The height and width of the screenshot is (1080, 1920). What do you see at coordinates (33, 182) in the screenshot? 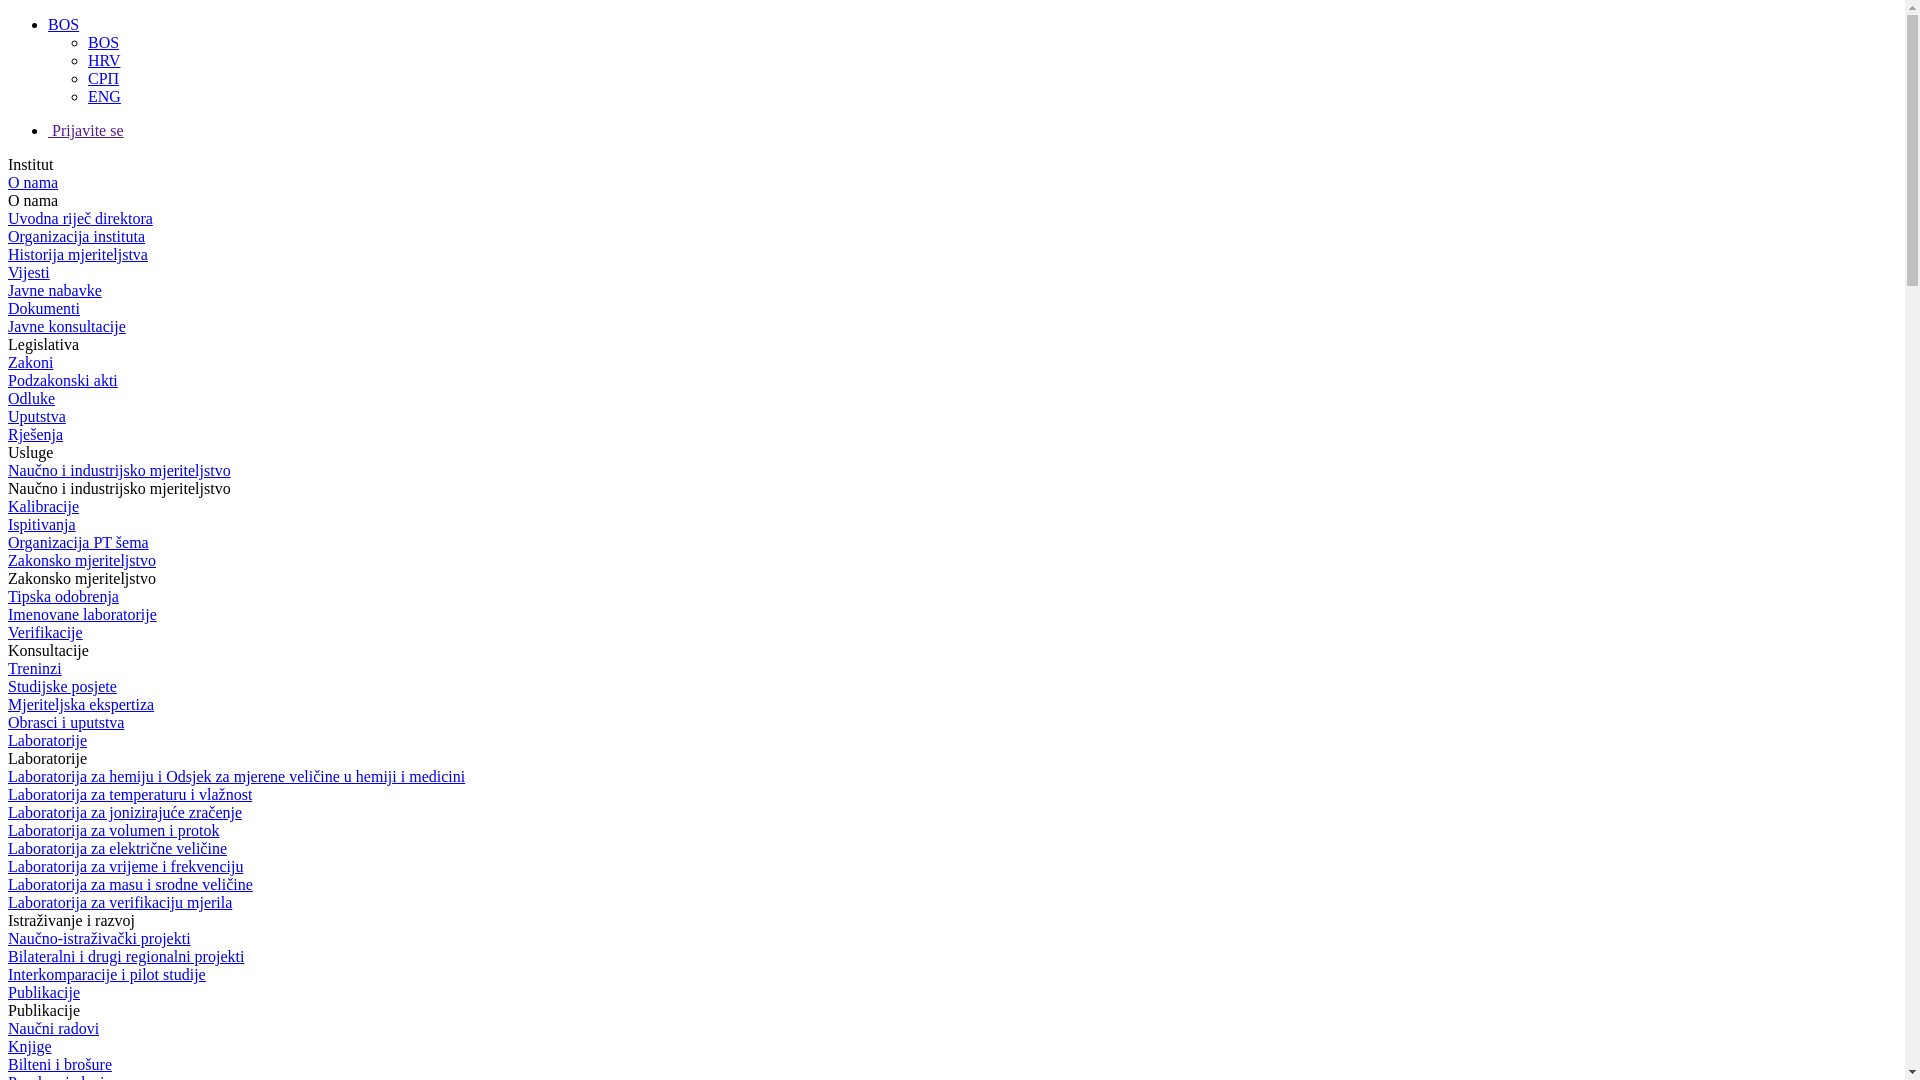
I see `'O nama'` at bounding box center [33, 182].